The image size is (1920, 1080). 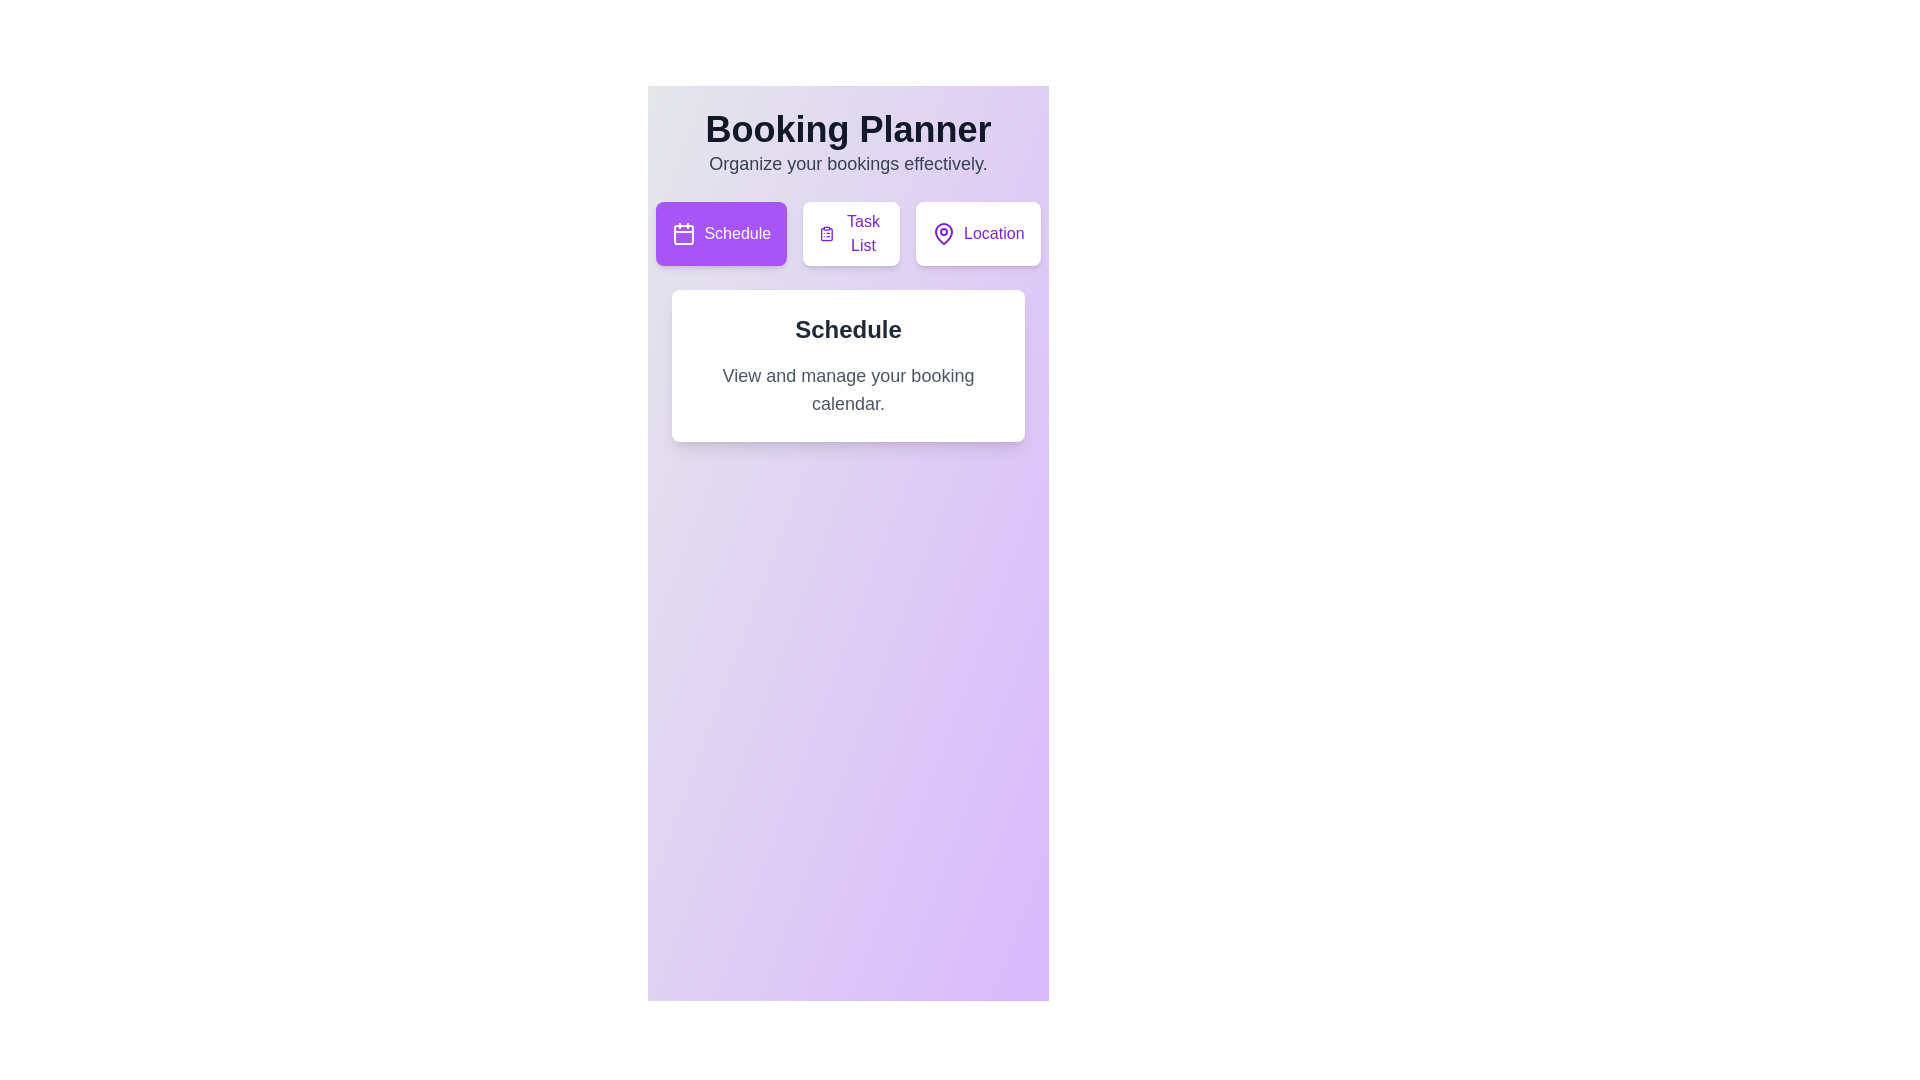 What do you see at coordinates (850, 233) in the screenshot?
I see `the Task List tab by clicking its navigation button` at bounding box center [850, 233].